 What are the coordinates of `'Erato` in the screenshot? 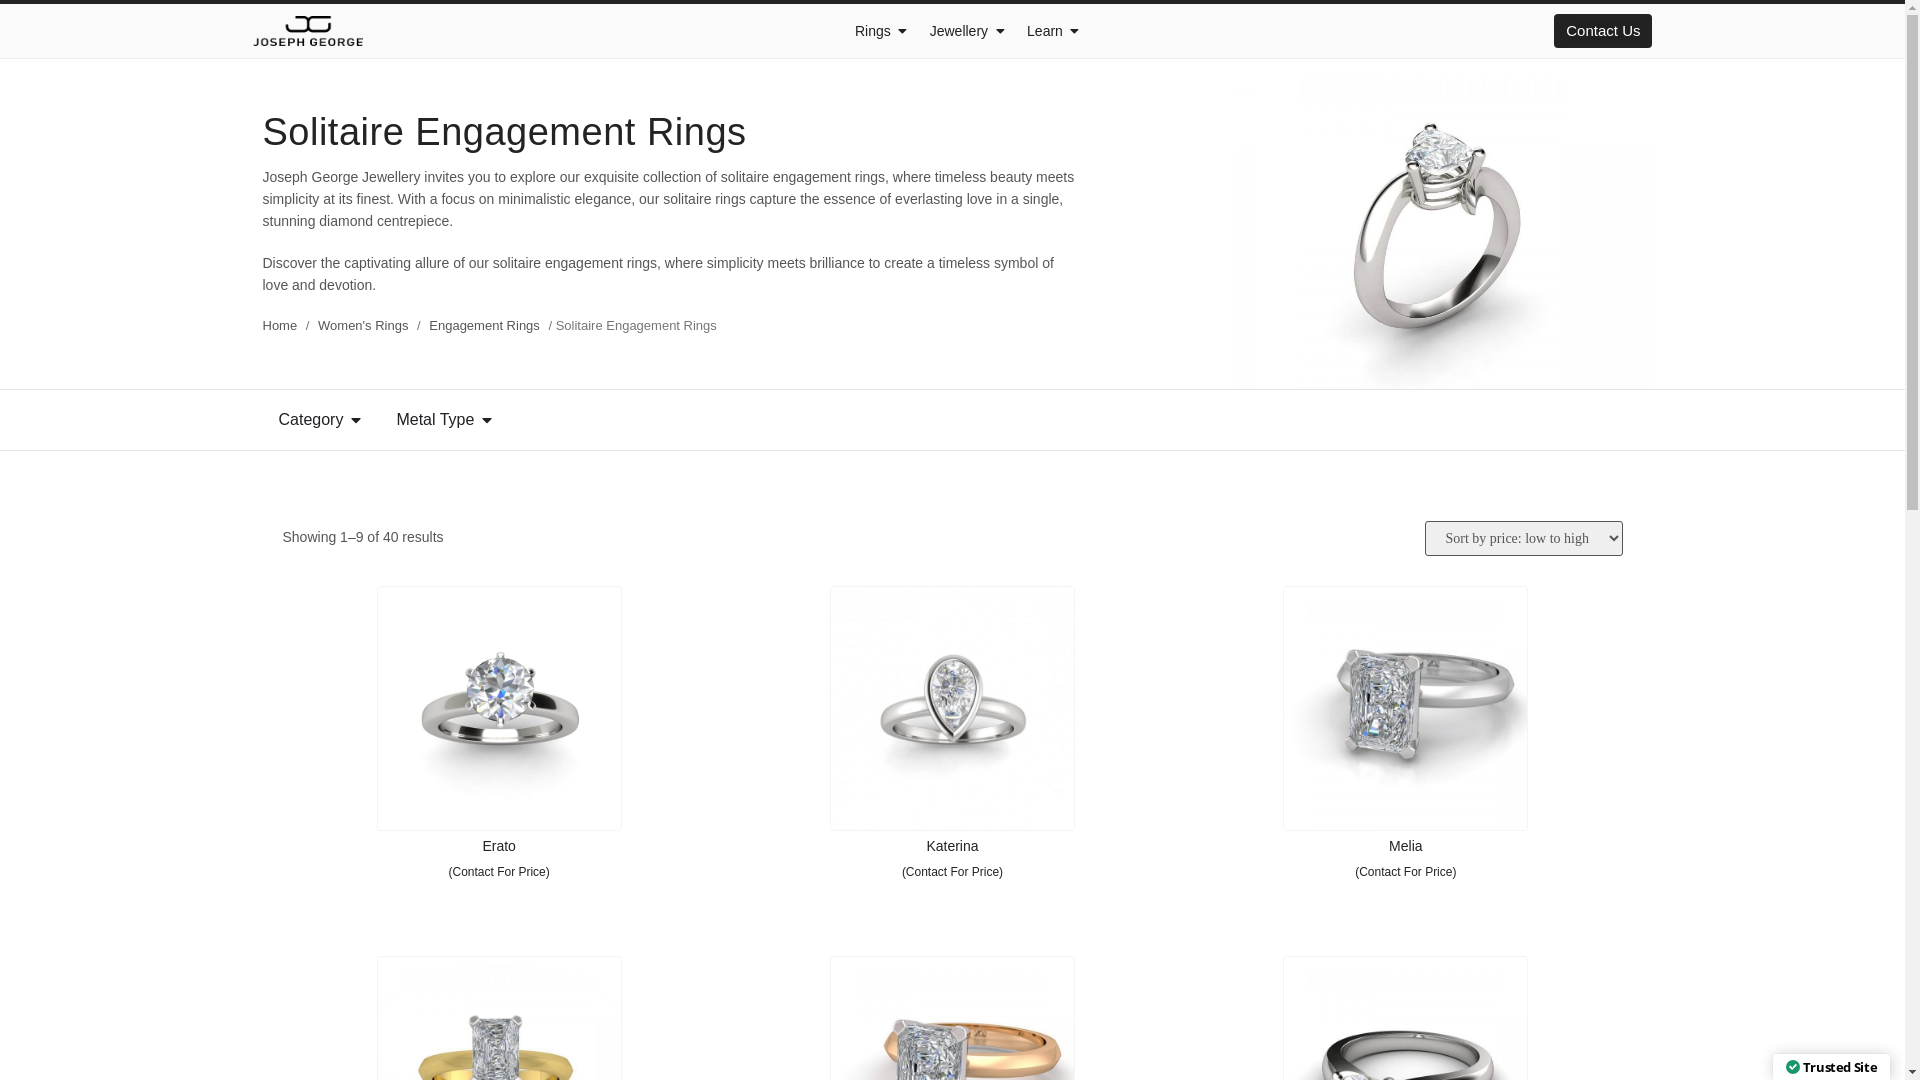 It's located at (498, 737).